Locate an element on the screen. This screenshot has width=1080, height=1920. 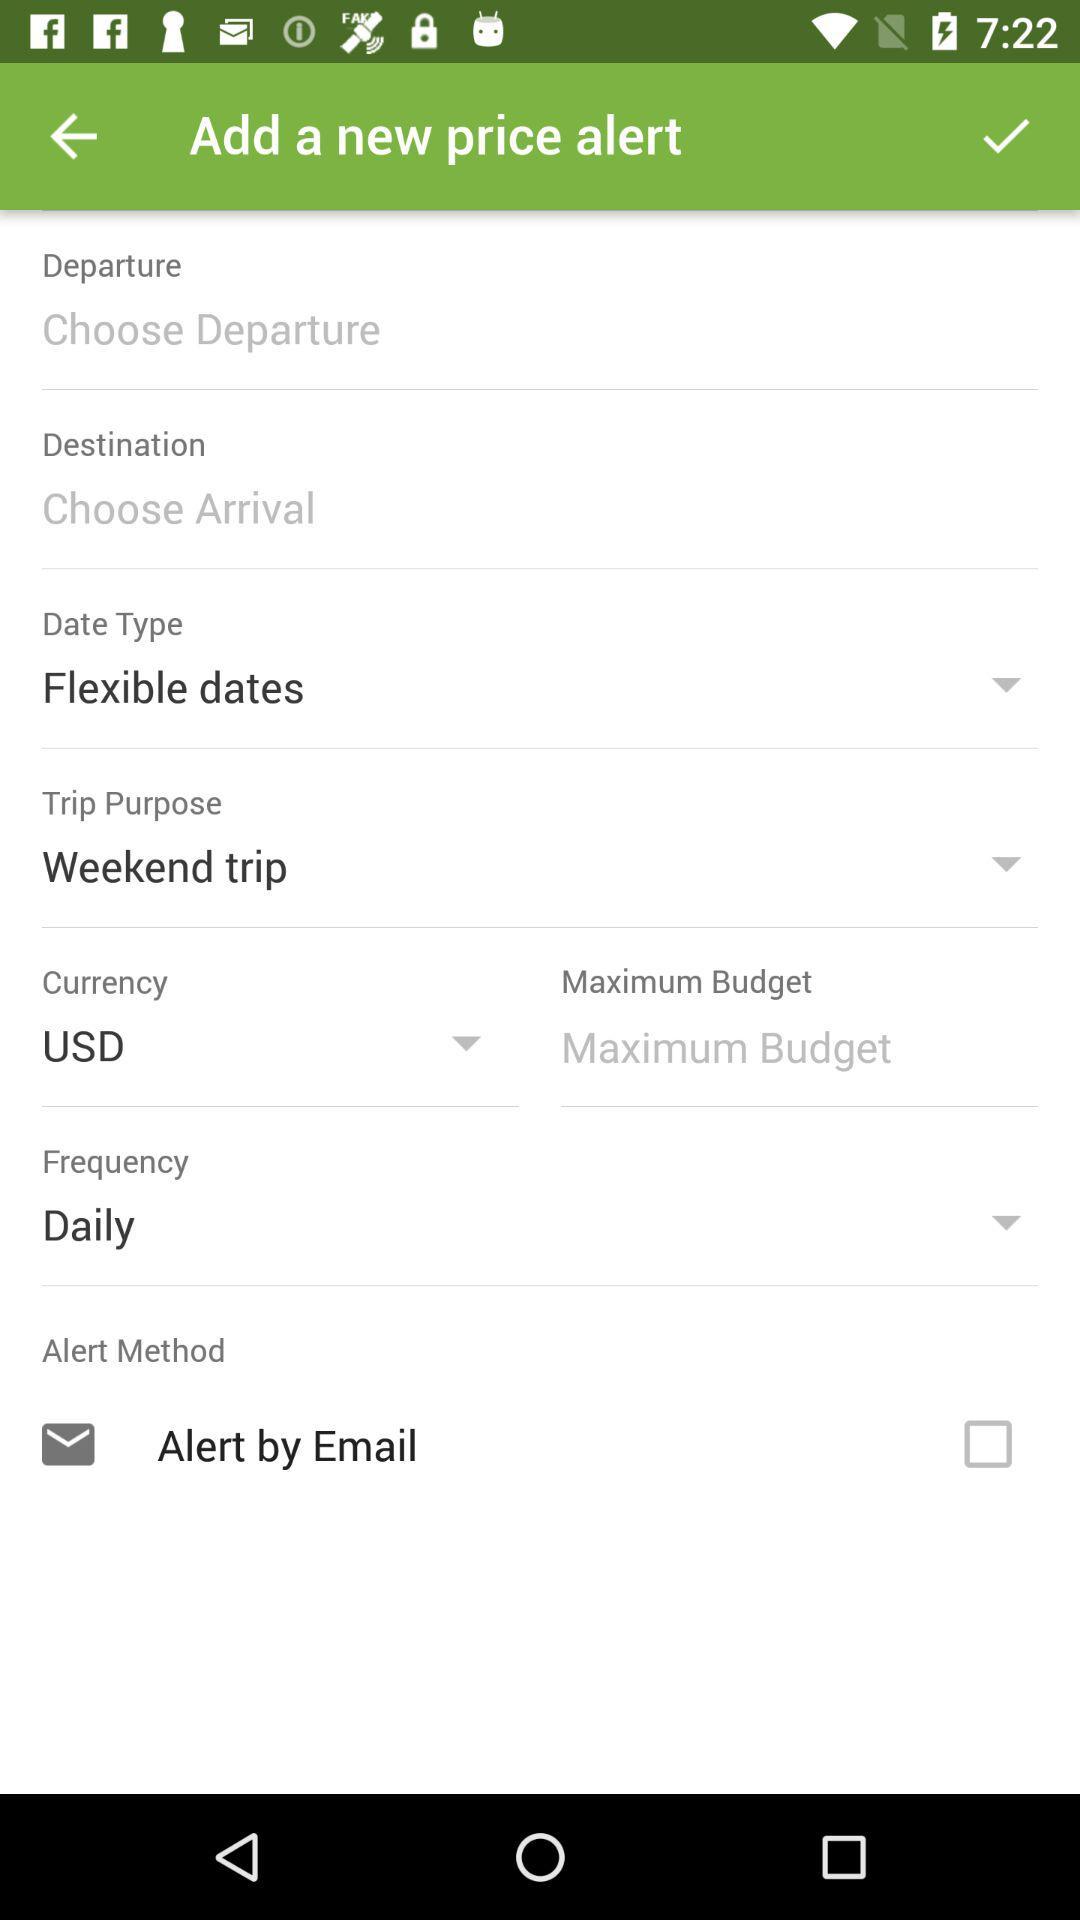
the icon next to the add a new is located at coordinates (1006, 135).